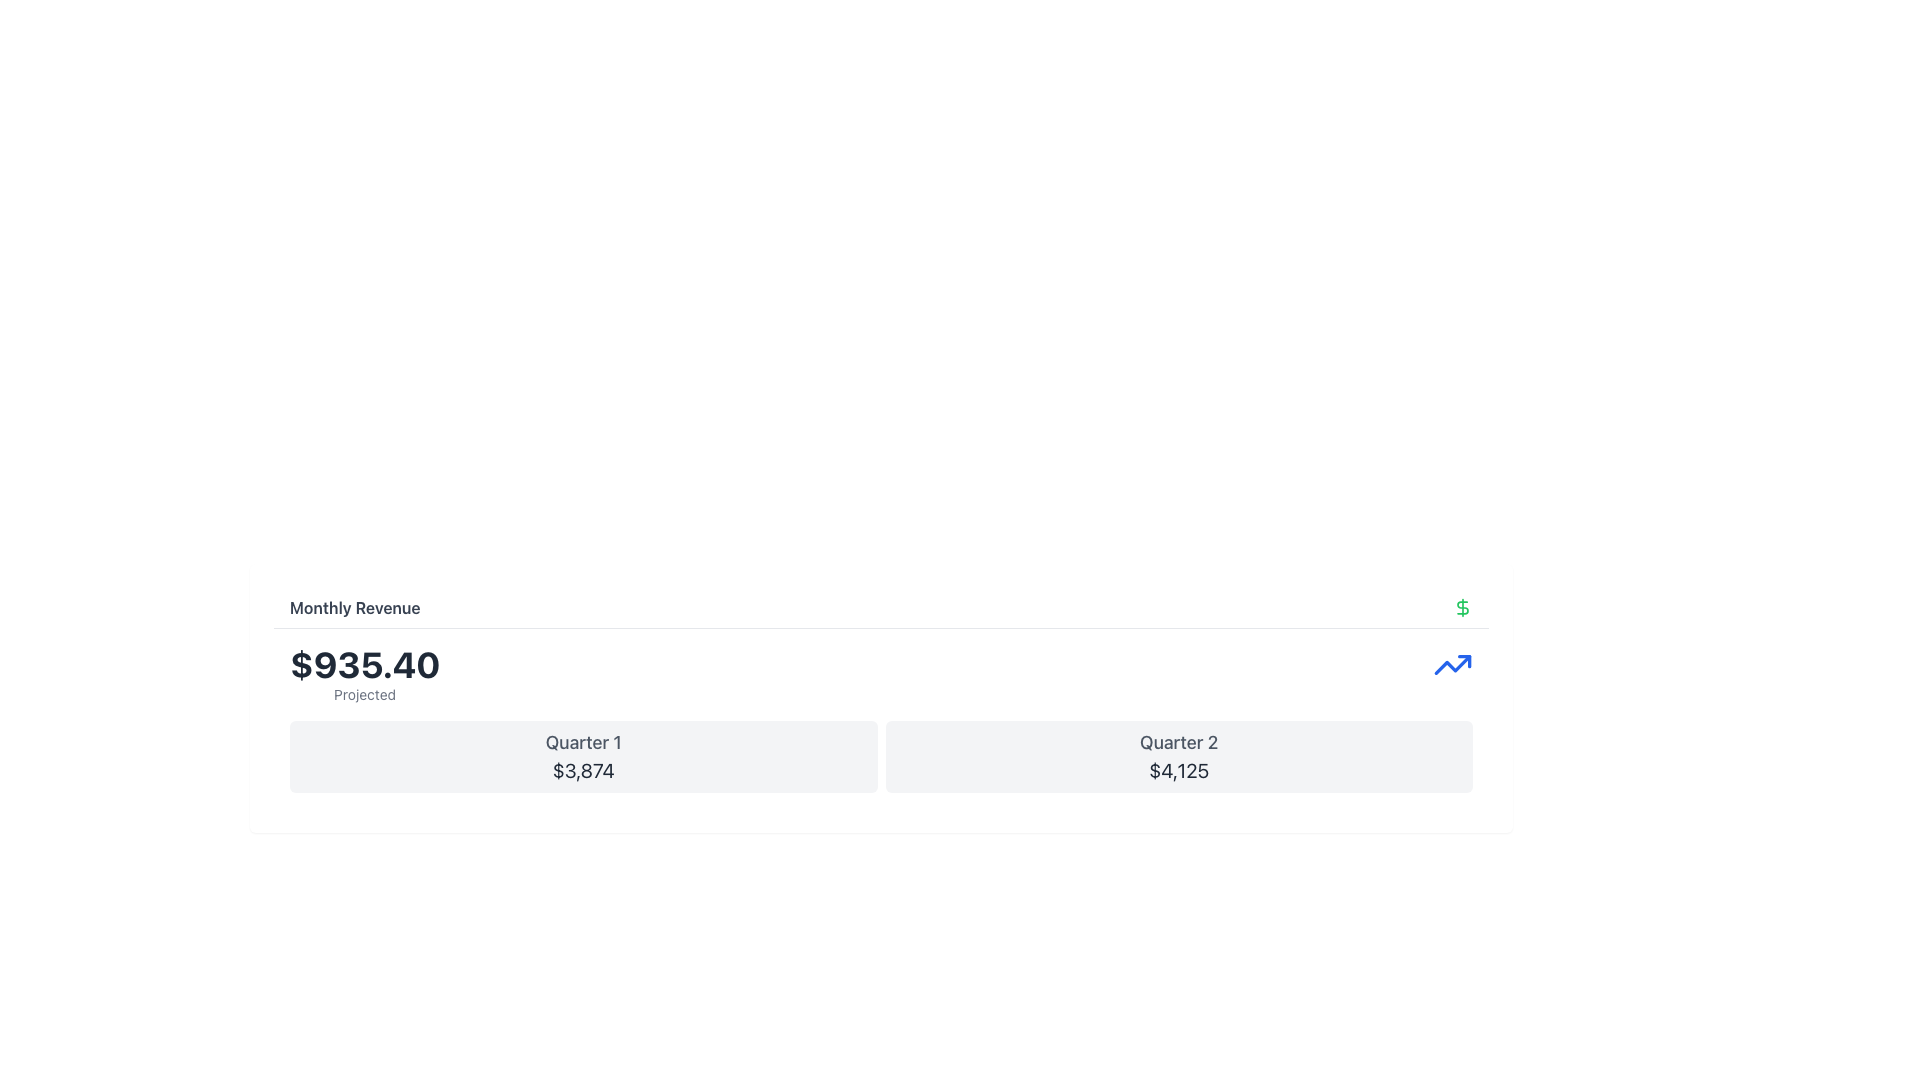 The height and width of the screenshot is (1080, 1920). Describe the element at coordinates (365, 664) in the screenshot. I see `the projected revenue text label to read its displayed information` at that location.